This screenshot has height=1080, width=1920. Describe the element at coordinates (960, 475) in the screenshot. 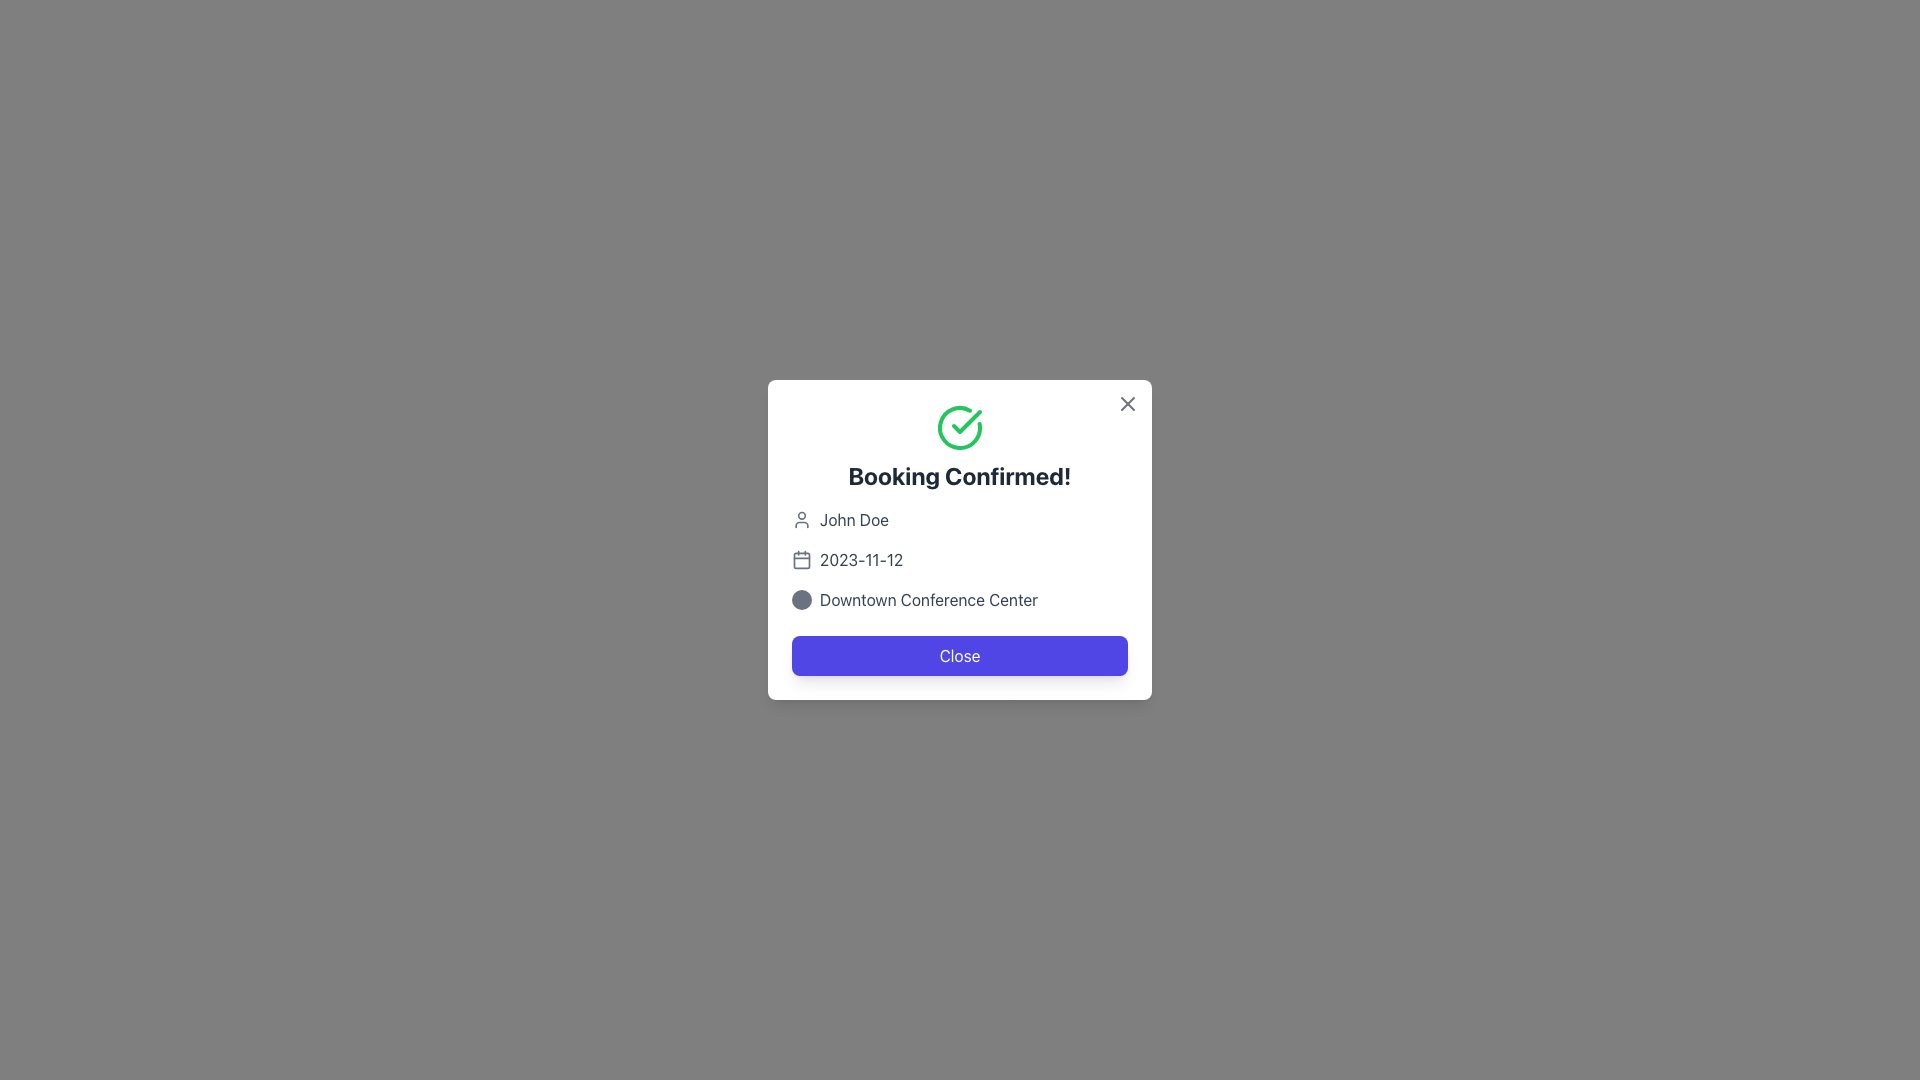

I see `the bold text displaying 'Booking Confirmed!' located near the top of the confirmation panel` at that location.